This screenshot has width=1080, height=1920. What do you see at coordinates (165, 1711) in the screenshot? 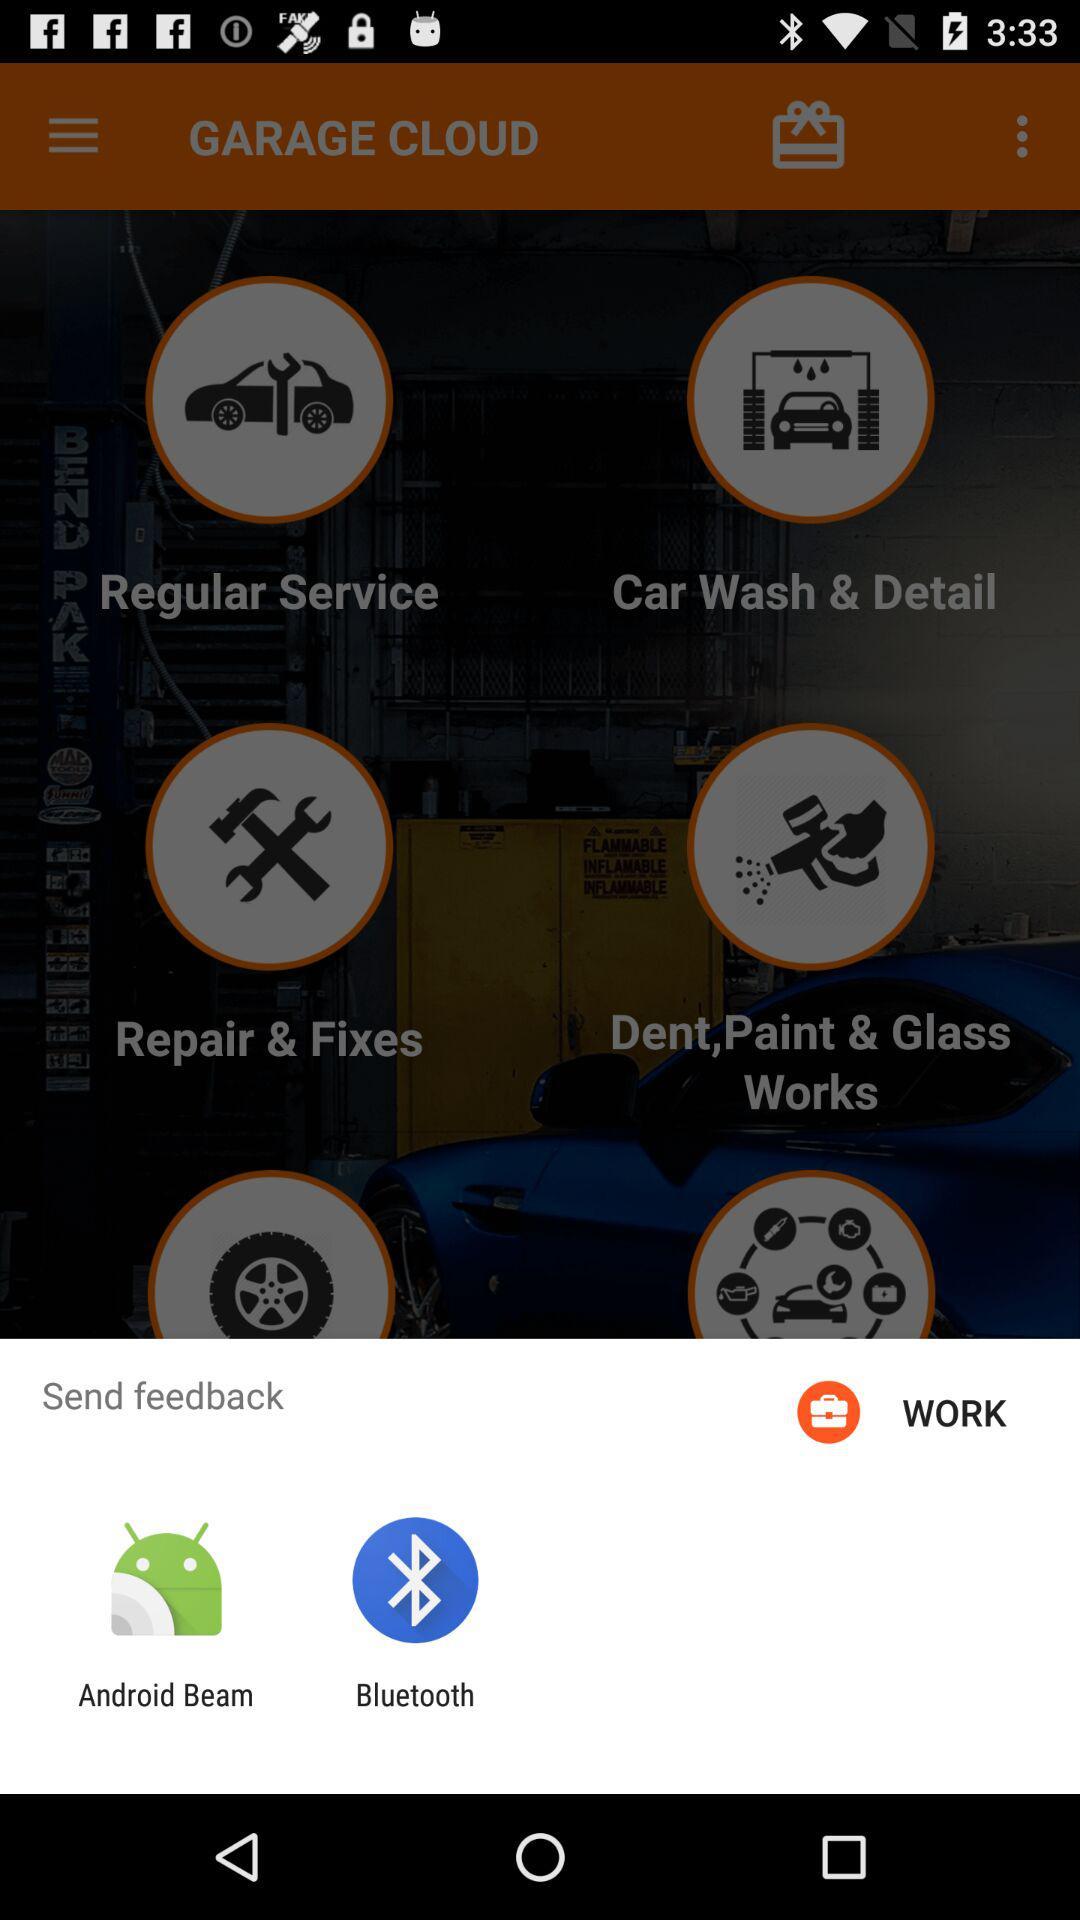
I see `the app next to the bluetooth item` at bounding box center [165, 1711].